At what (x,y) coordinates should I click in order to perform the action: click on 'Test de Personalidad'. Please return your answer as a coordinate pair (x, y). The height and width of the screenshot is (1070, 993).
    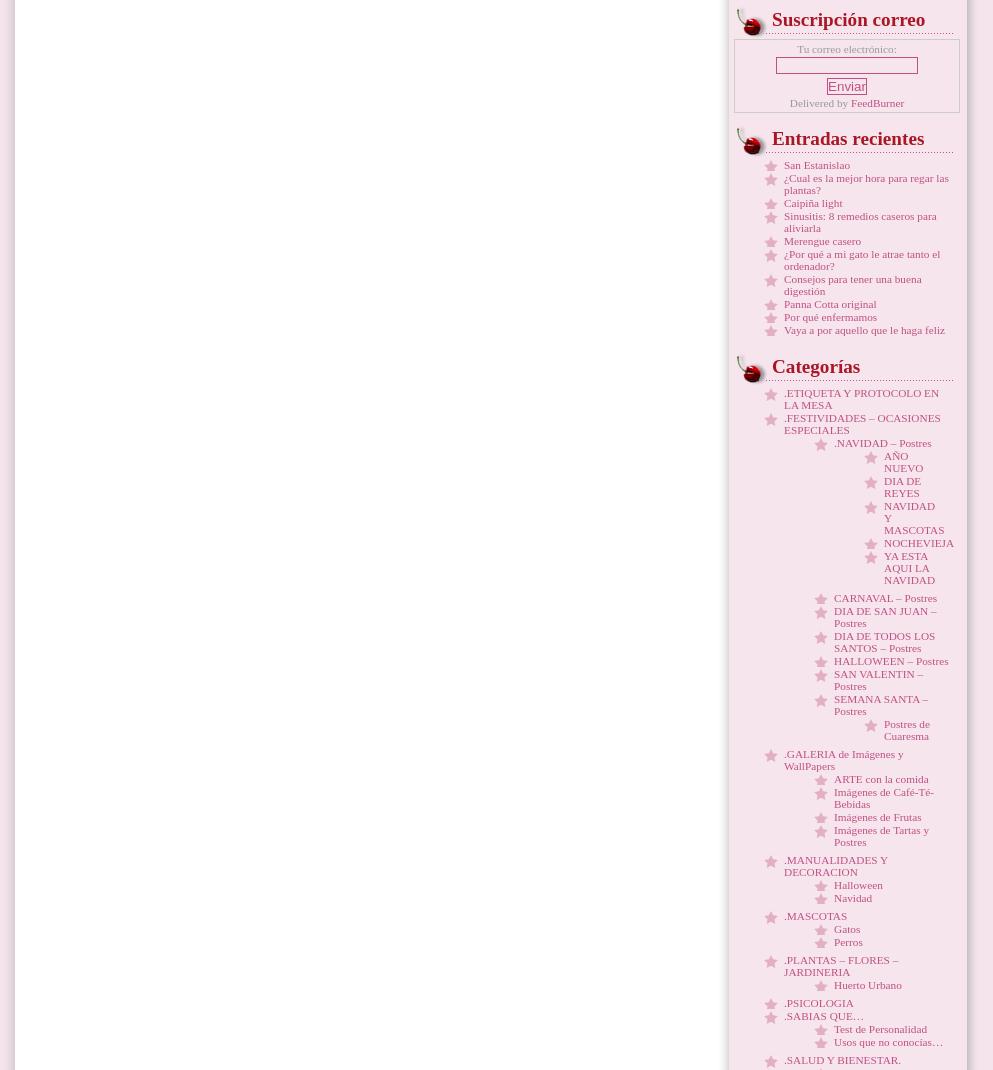
    Looking at the image, I should click on (880, 1029).